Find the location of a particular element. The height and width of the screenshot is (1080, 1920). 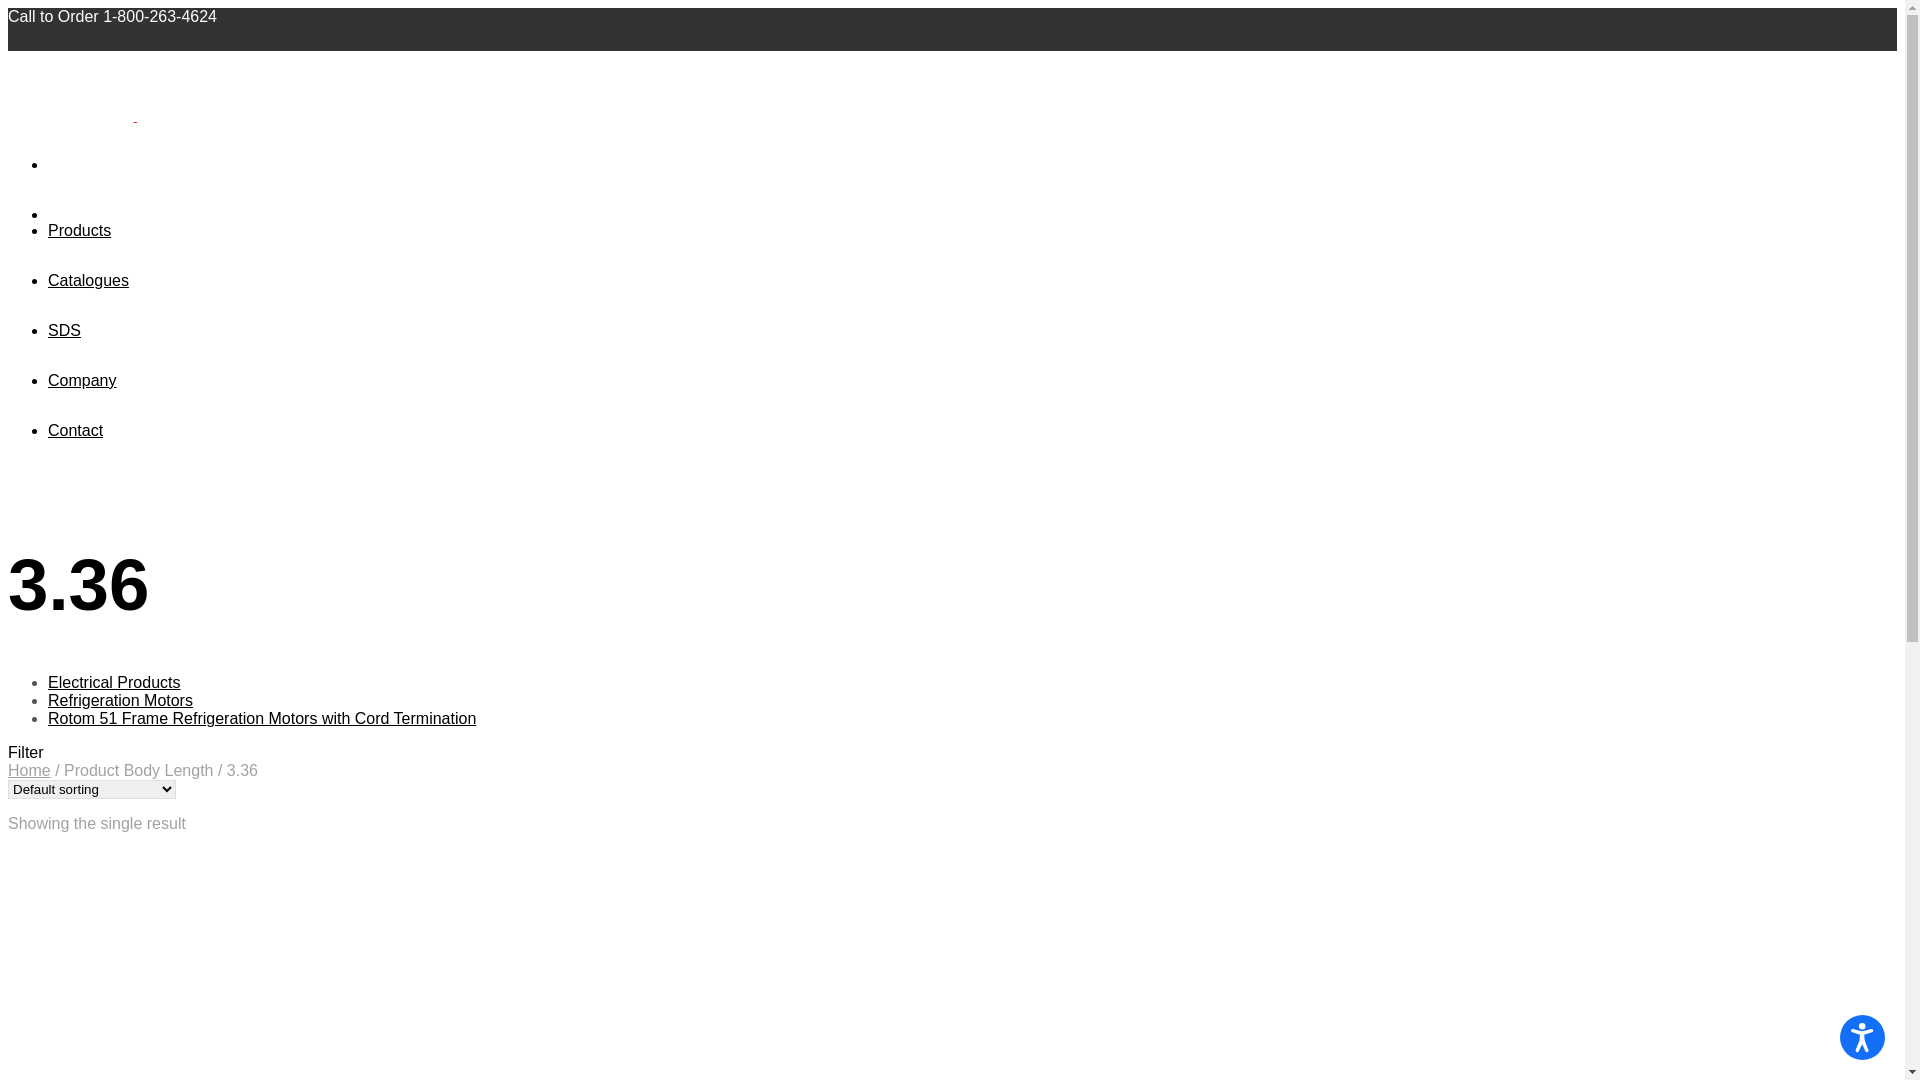

'Company' is located at coordinates (80, 380).